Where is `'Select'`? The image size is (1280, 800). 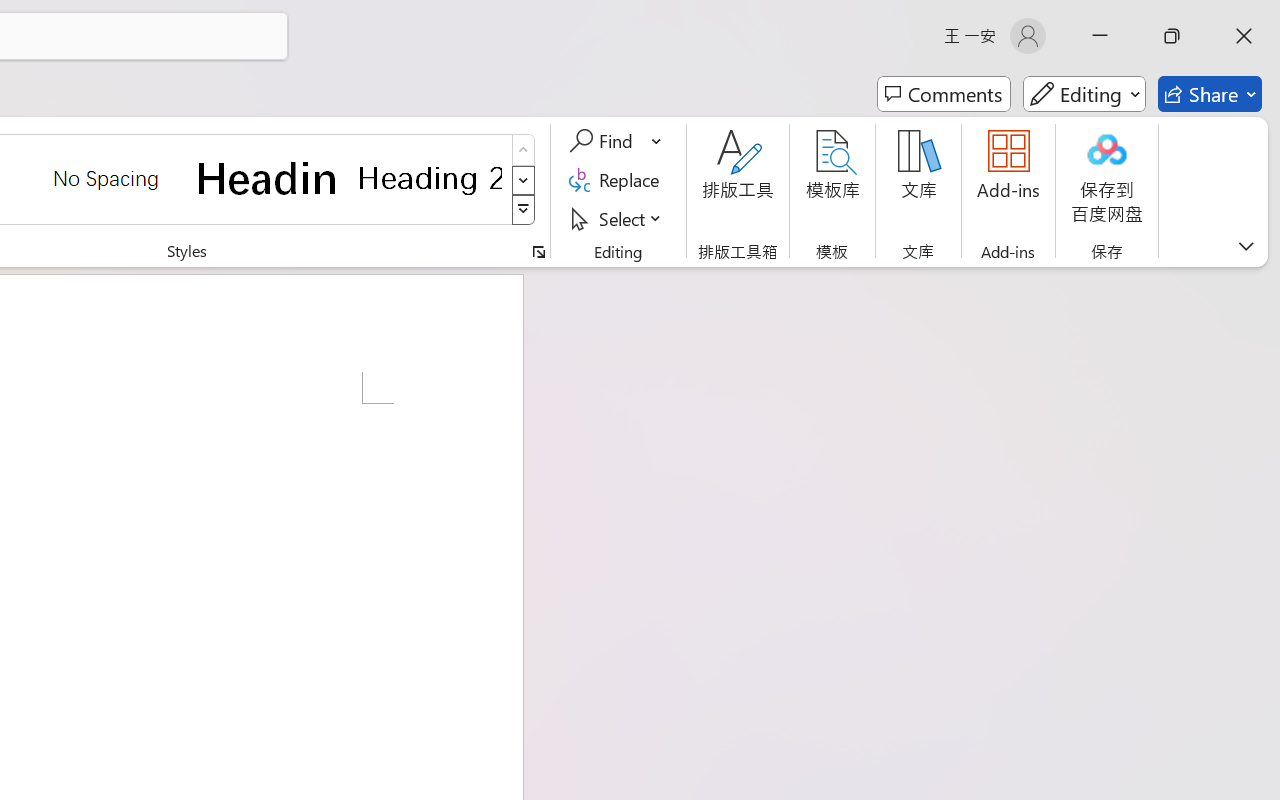
'Select' is located at coordinates (617, 218).